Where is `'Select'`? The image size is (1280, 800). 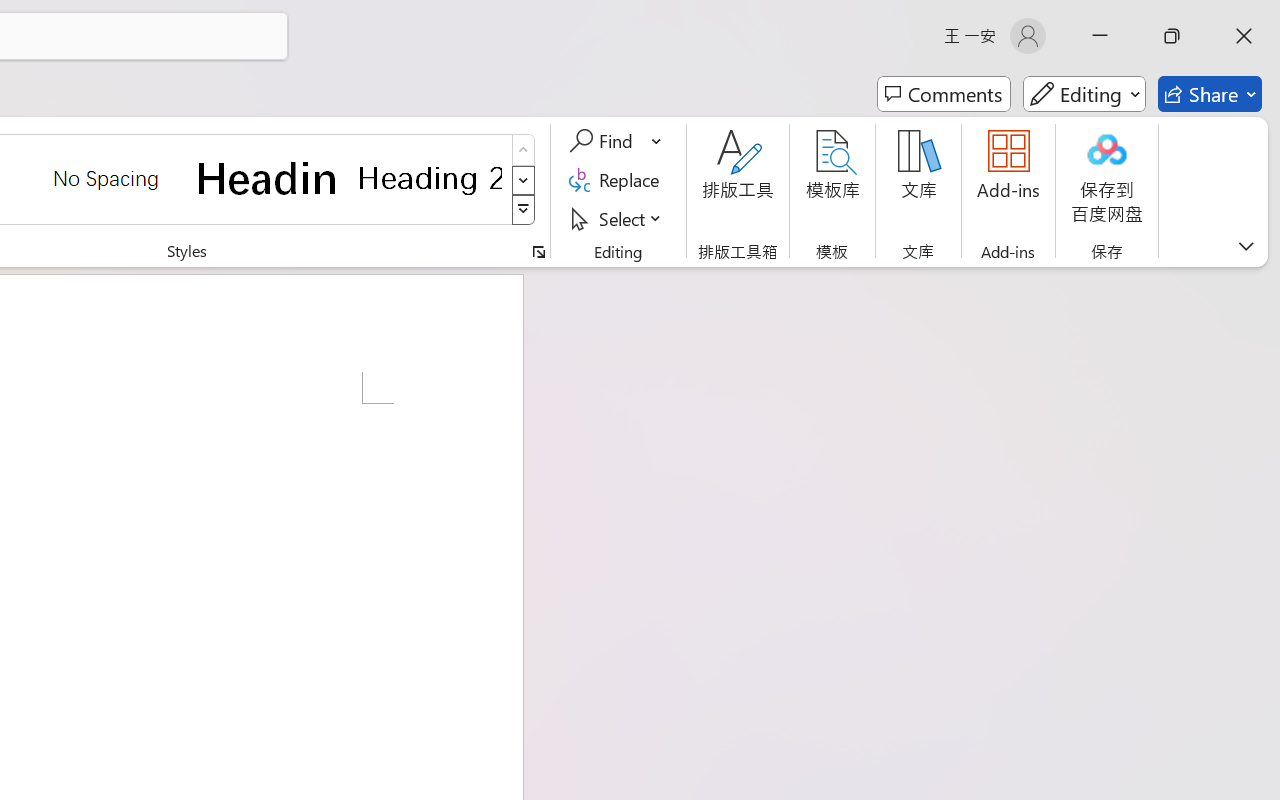
'Select' is located at coordinates (617, 218).